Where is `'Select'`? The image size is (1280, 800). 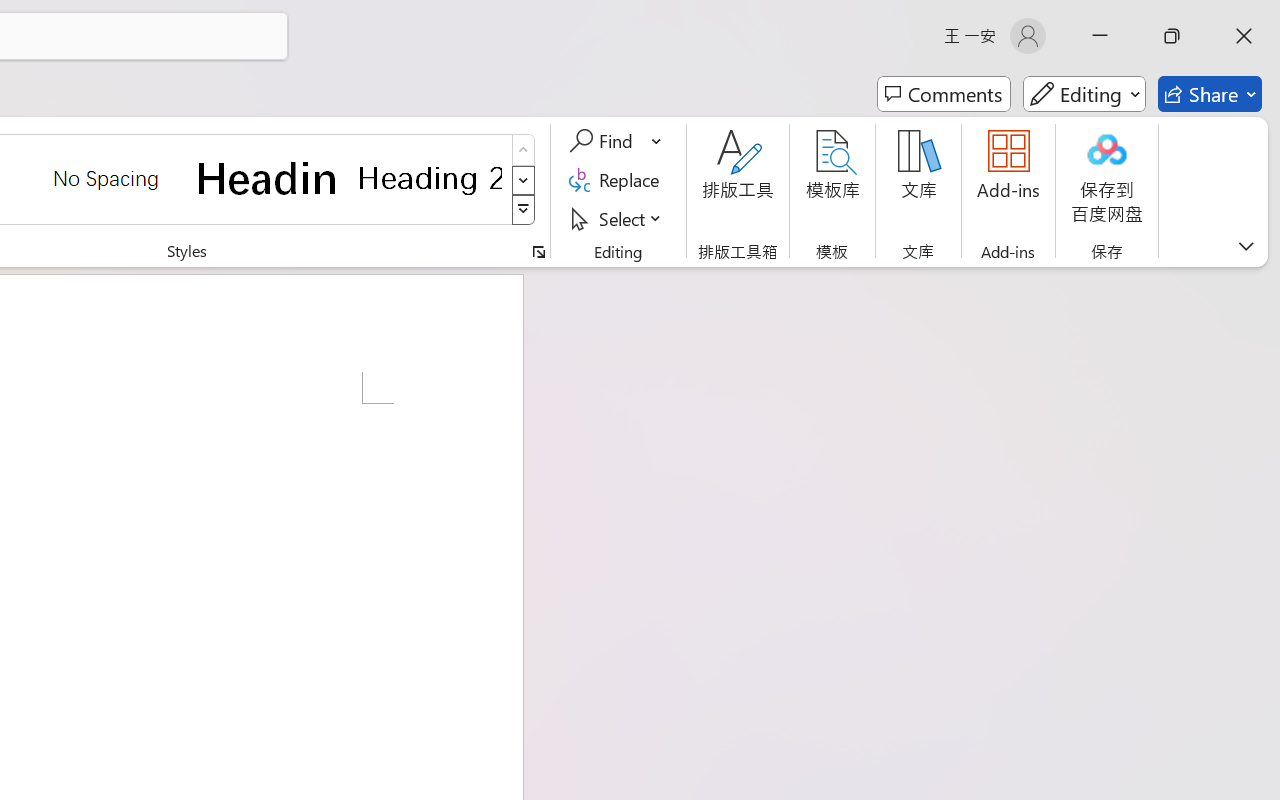
'Select' is located at coordinates (617, 218).